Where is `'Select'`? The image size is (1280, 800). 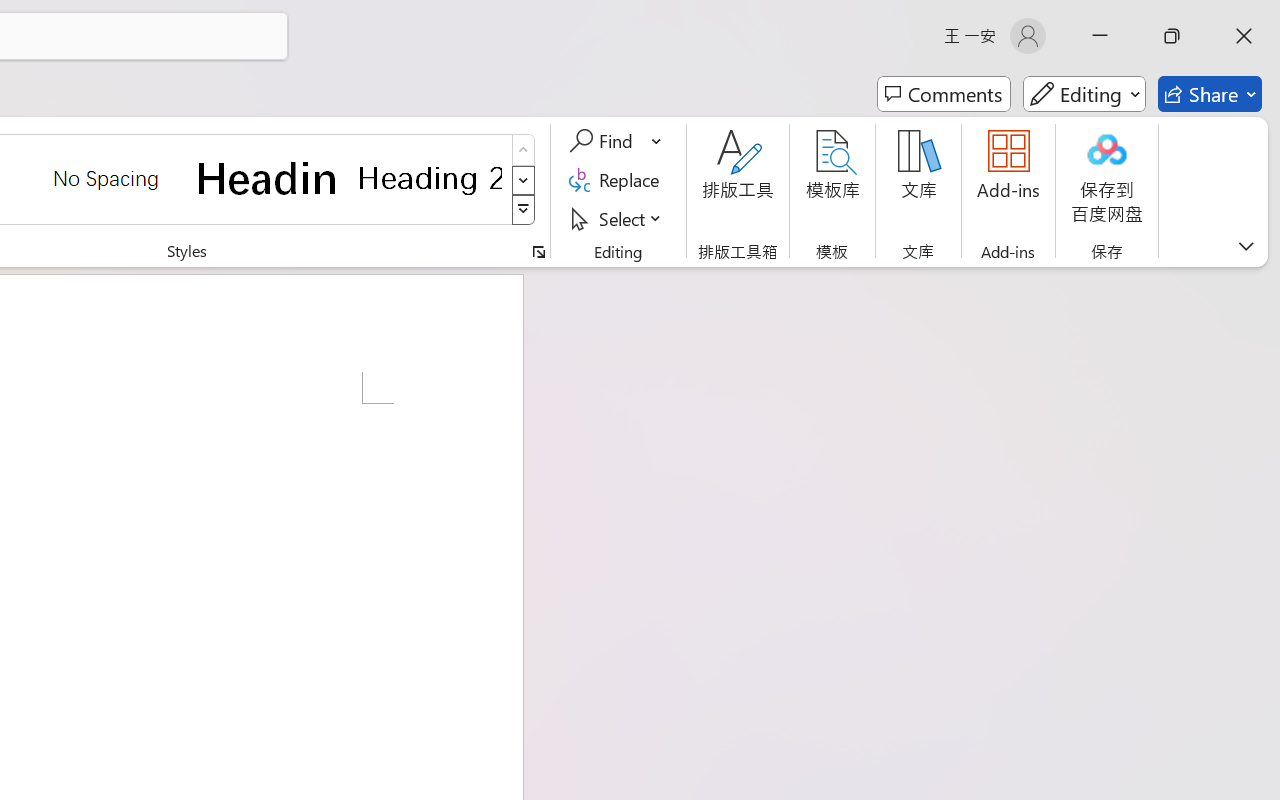
'Select' is located at coordinates (617, 218).